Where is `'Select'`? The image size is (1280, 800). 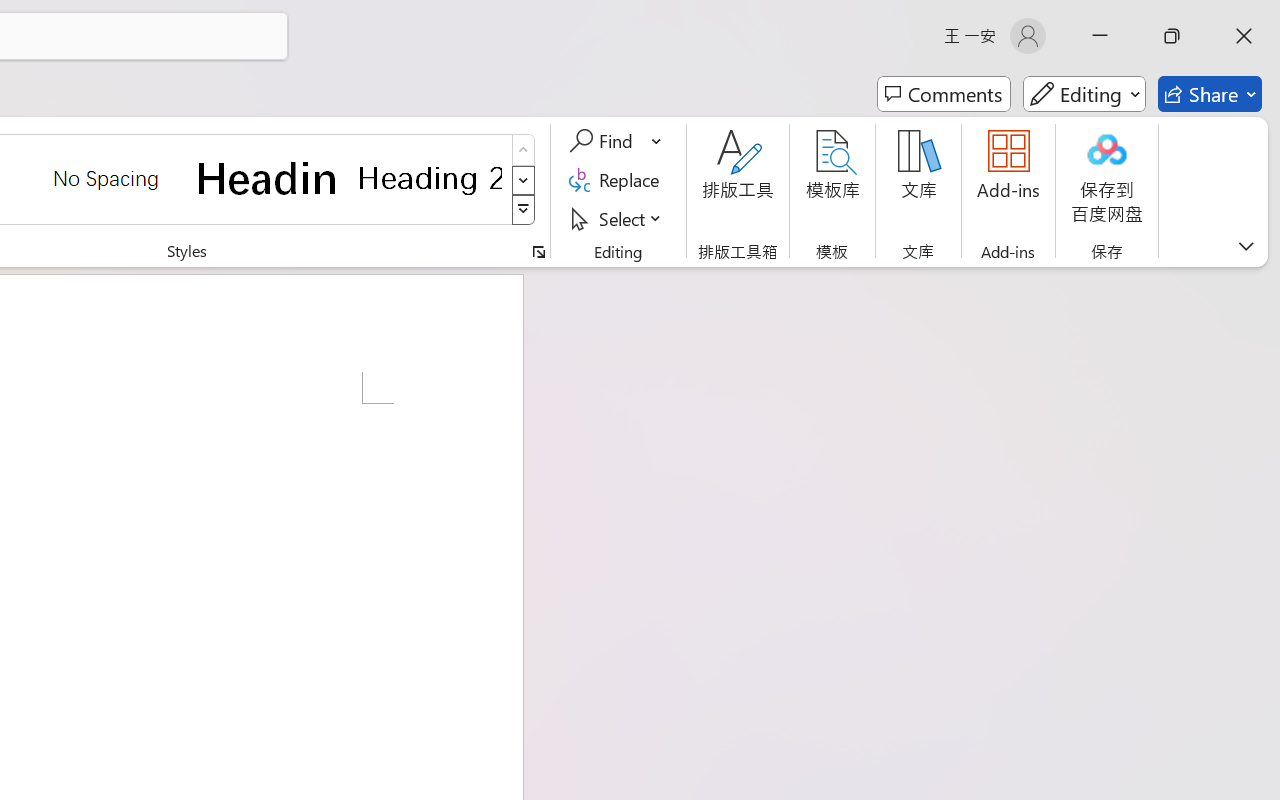
'Select' is located at coordinates (617, 218).